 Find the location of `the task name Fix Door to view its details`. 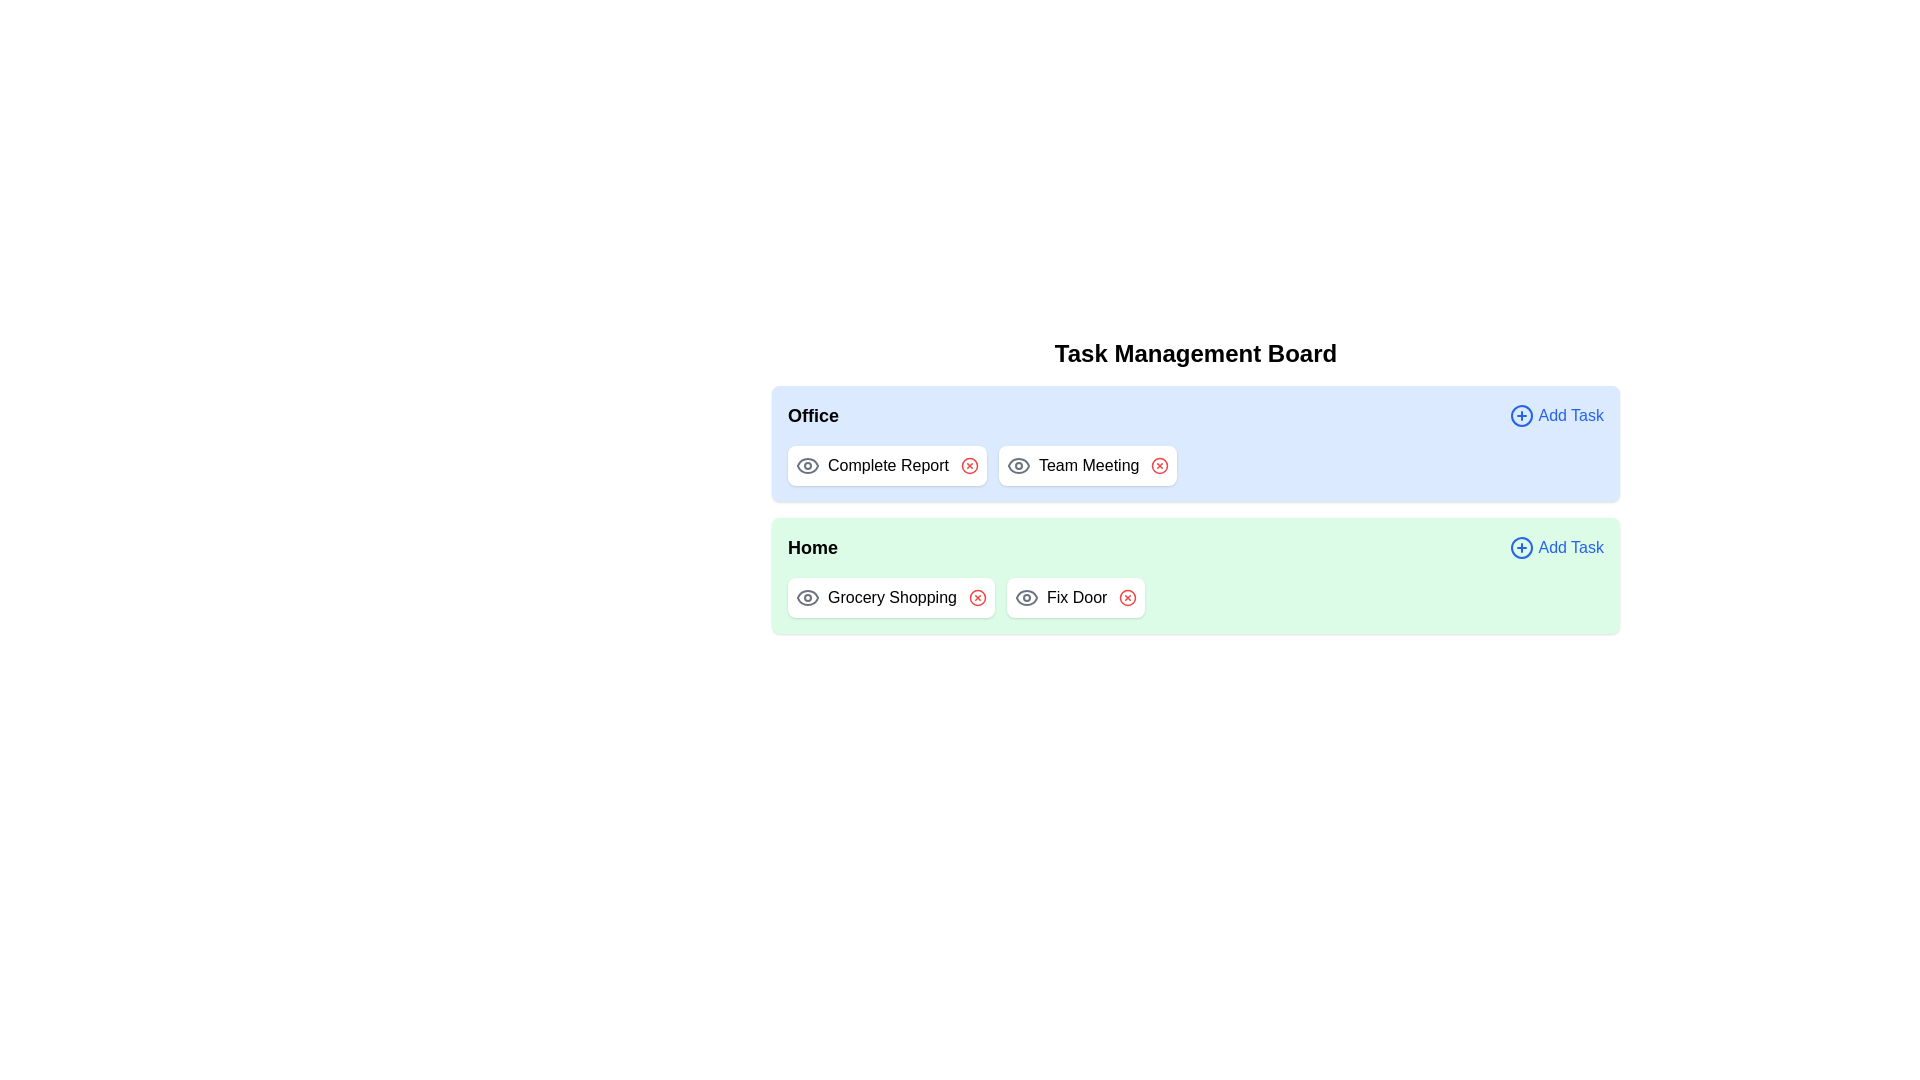

the task name Fix Door to view its details is located at coordinates (1075, 596).